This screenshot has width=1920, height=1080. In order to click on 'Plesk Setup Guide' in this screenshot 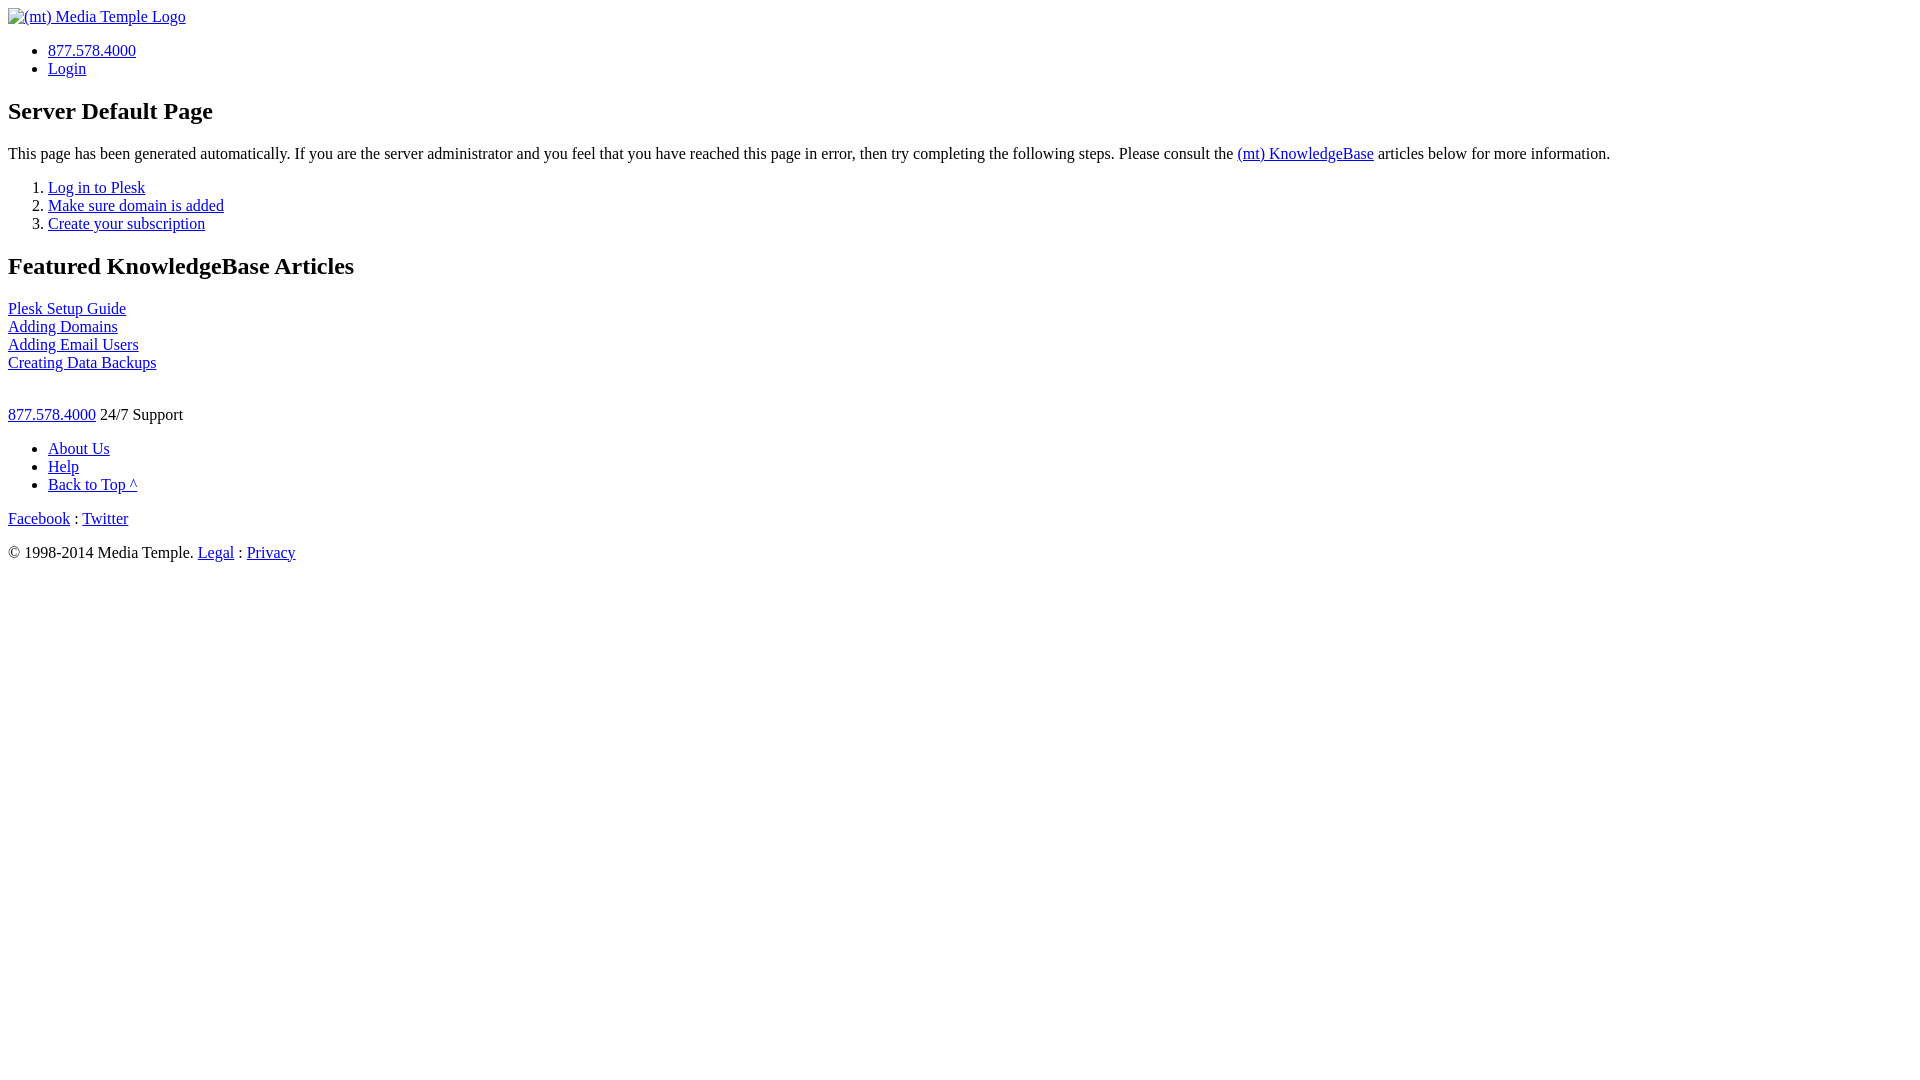, I will do `click(67, 308)`.